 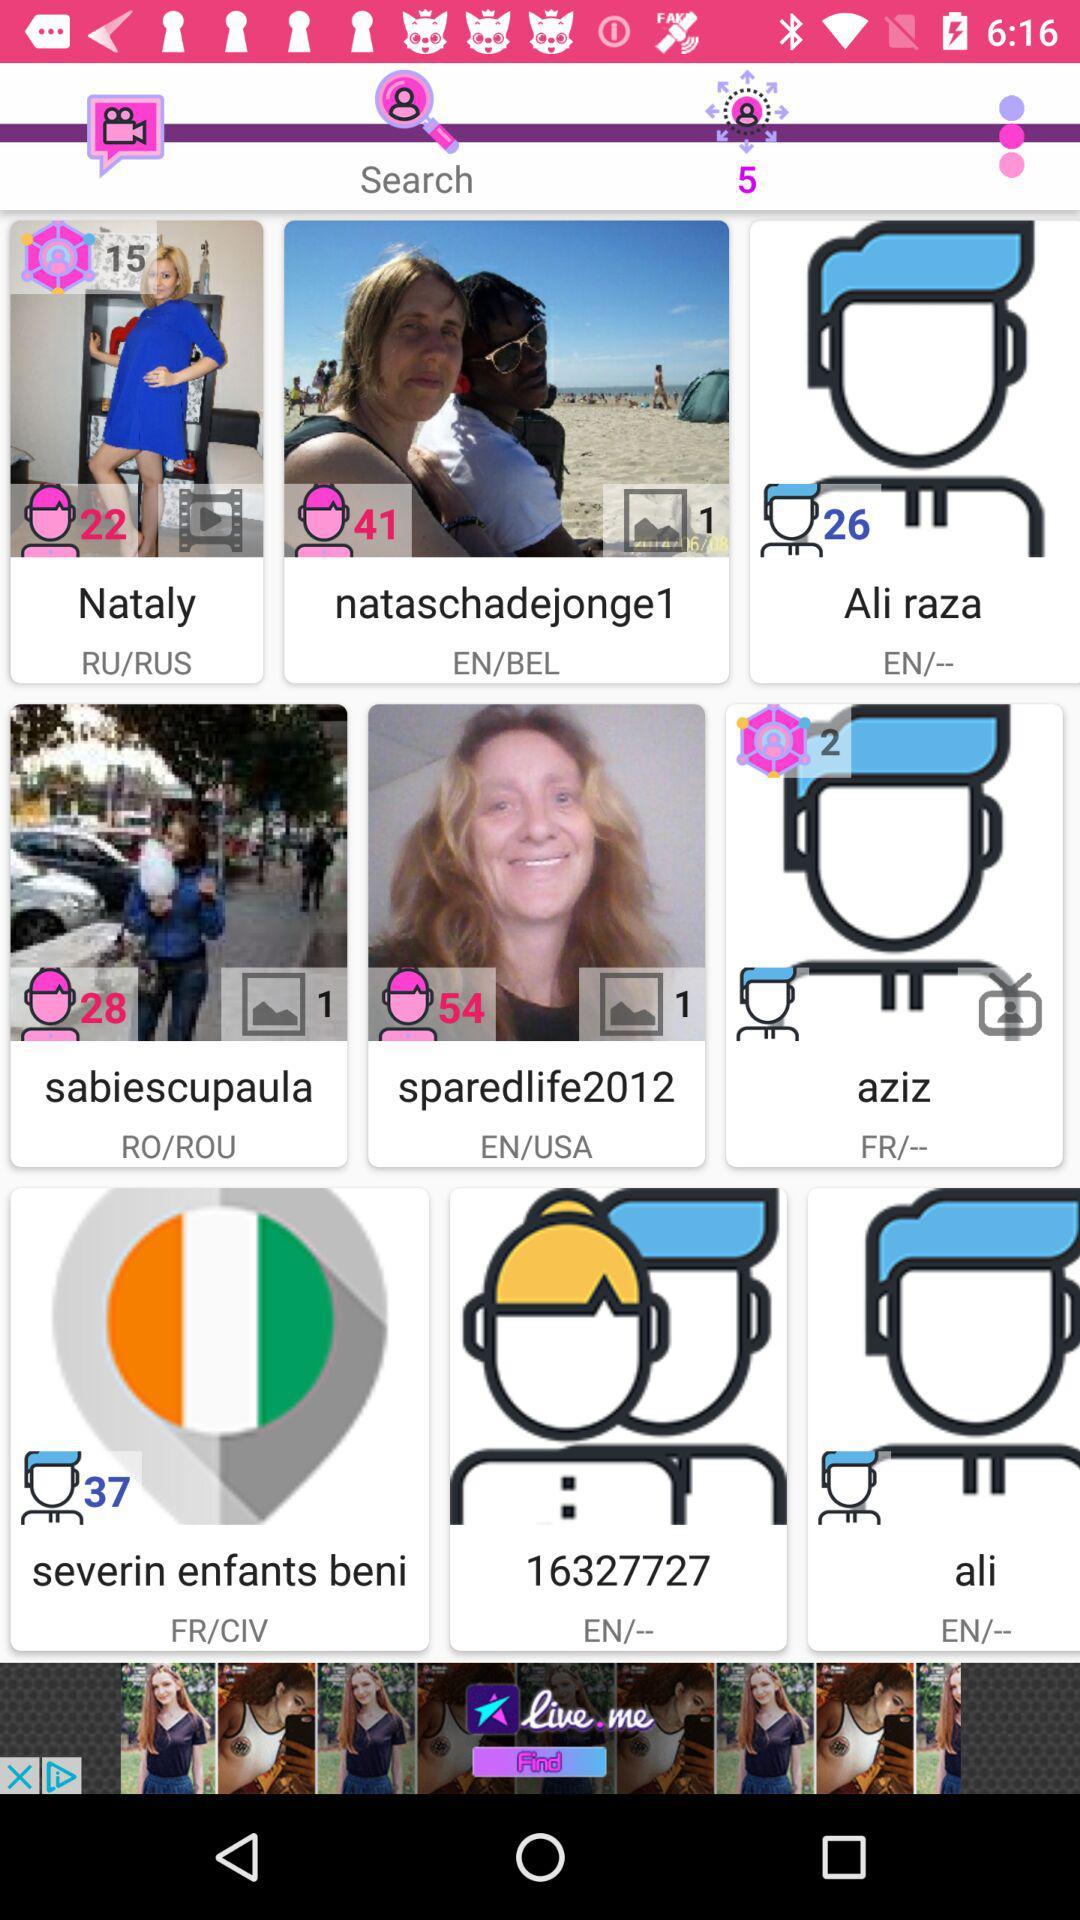 I want to click on image, so click(x=135, y=388).